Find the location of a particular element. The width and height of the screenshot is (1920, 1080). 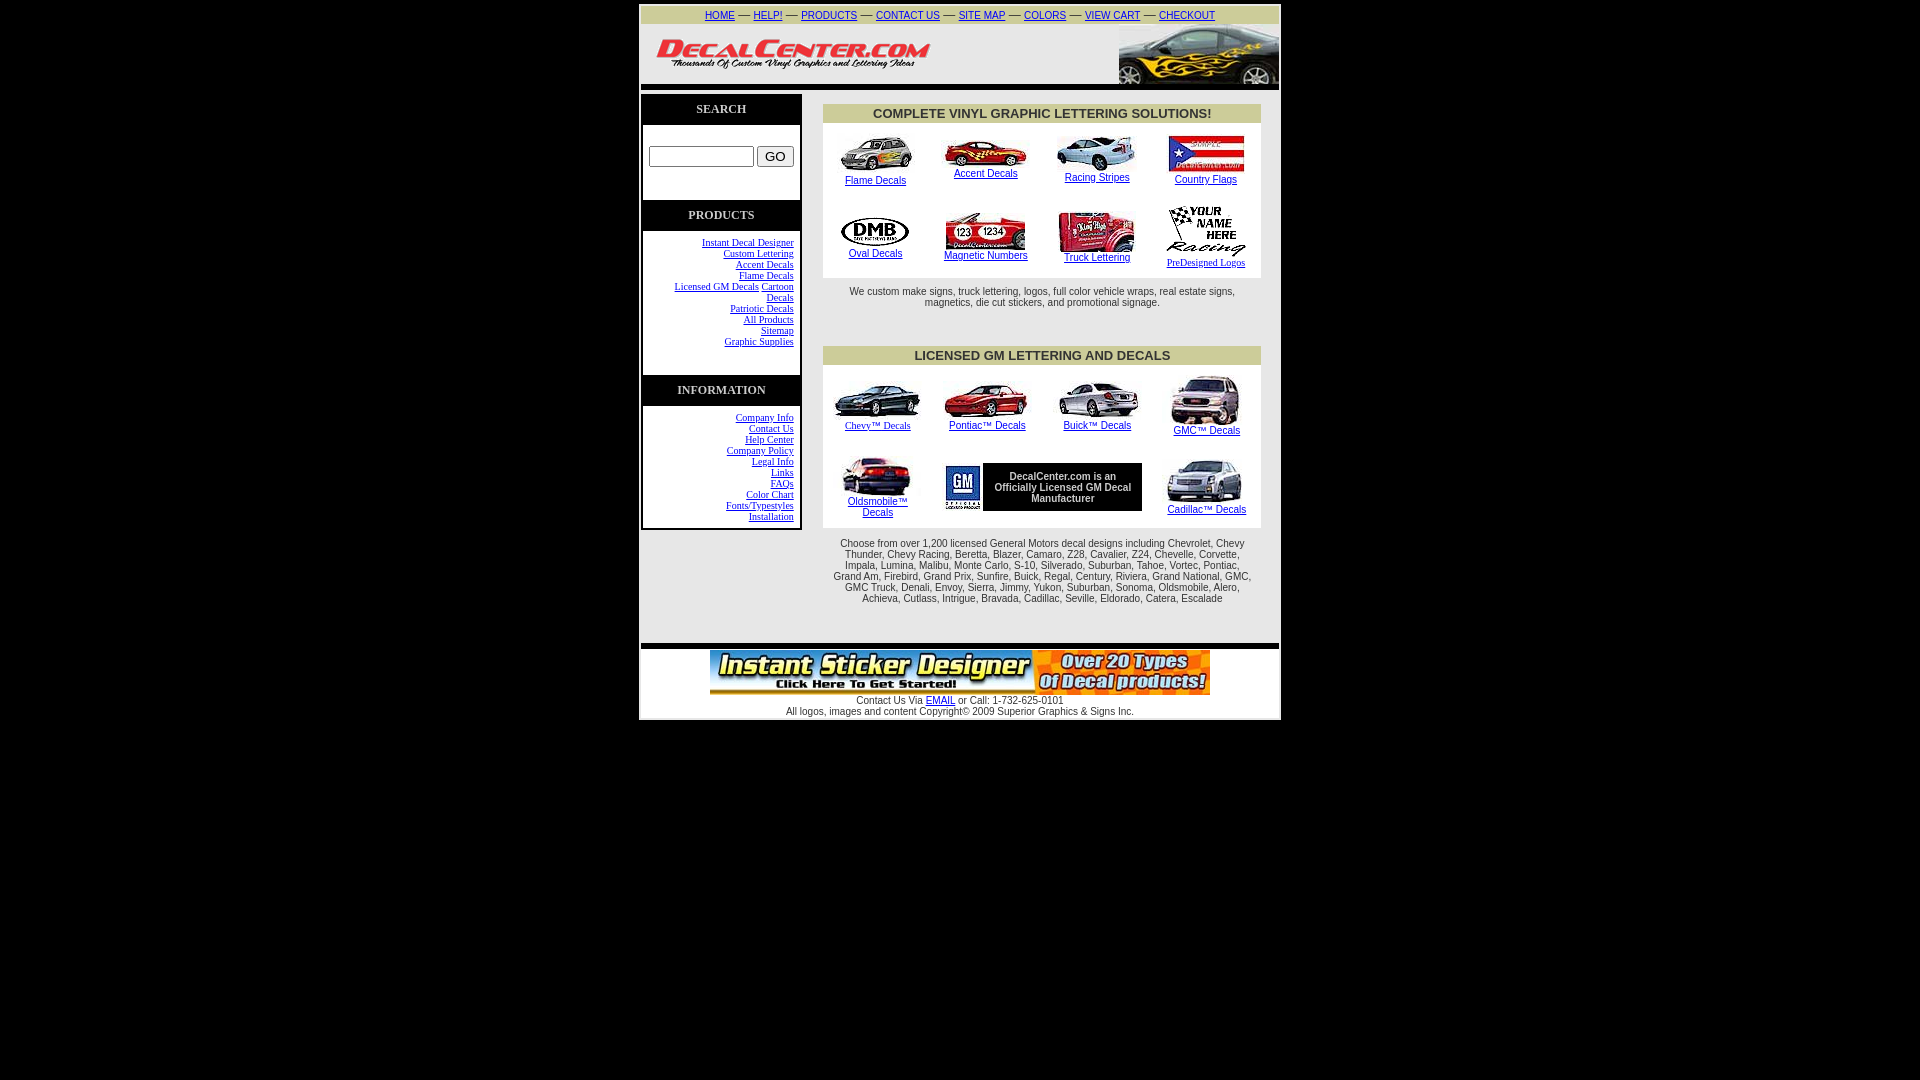

'Oval Decals' is located at coordinates (876, 252).